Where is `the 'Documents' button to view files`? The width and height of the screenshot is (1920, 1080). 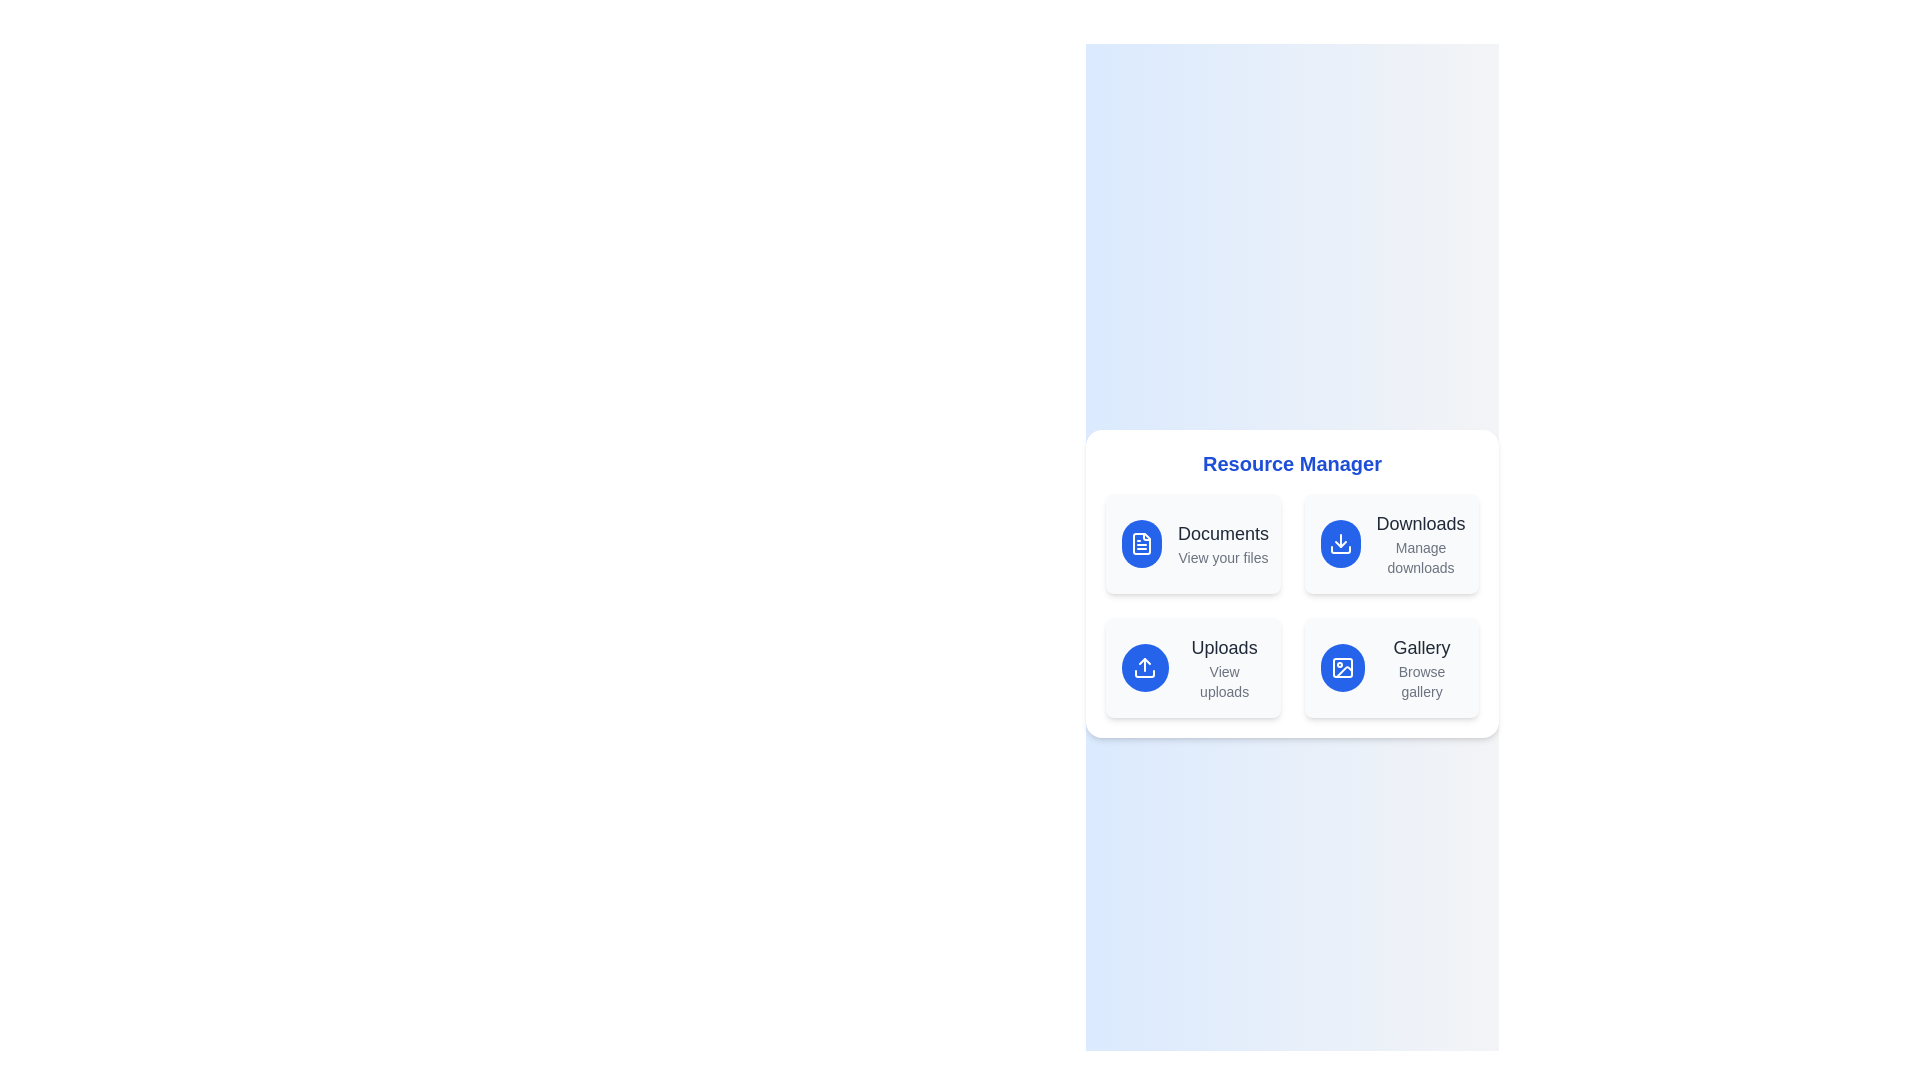 the 'Documents' button to view files is located at coordinates (1193, 543).